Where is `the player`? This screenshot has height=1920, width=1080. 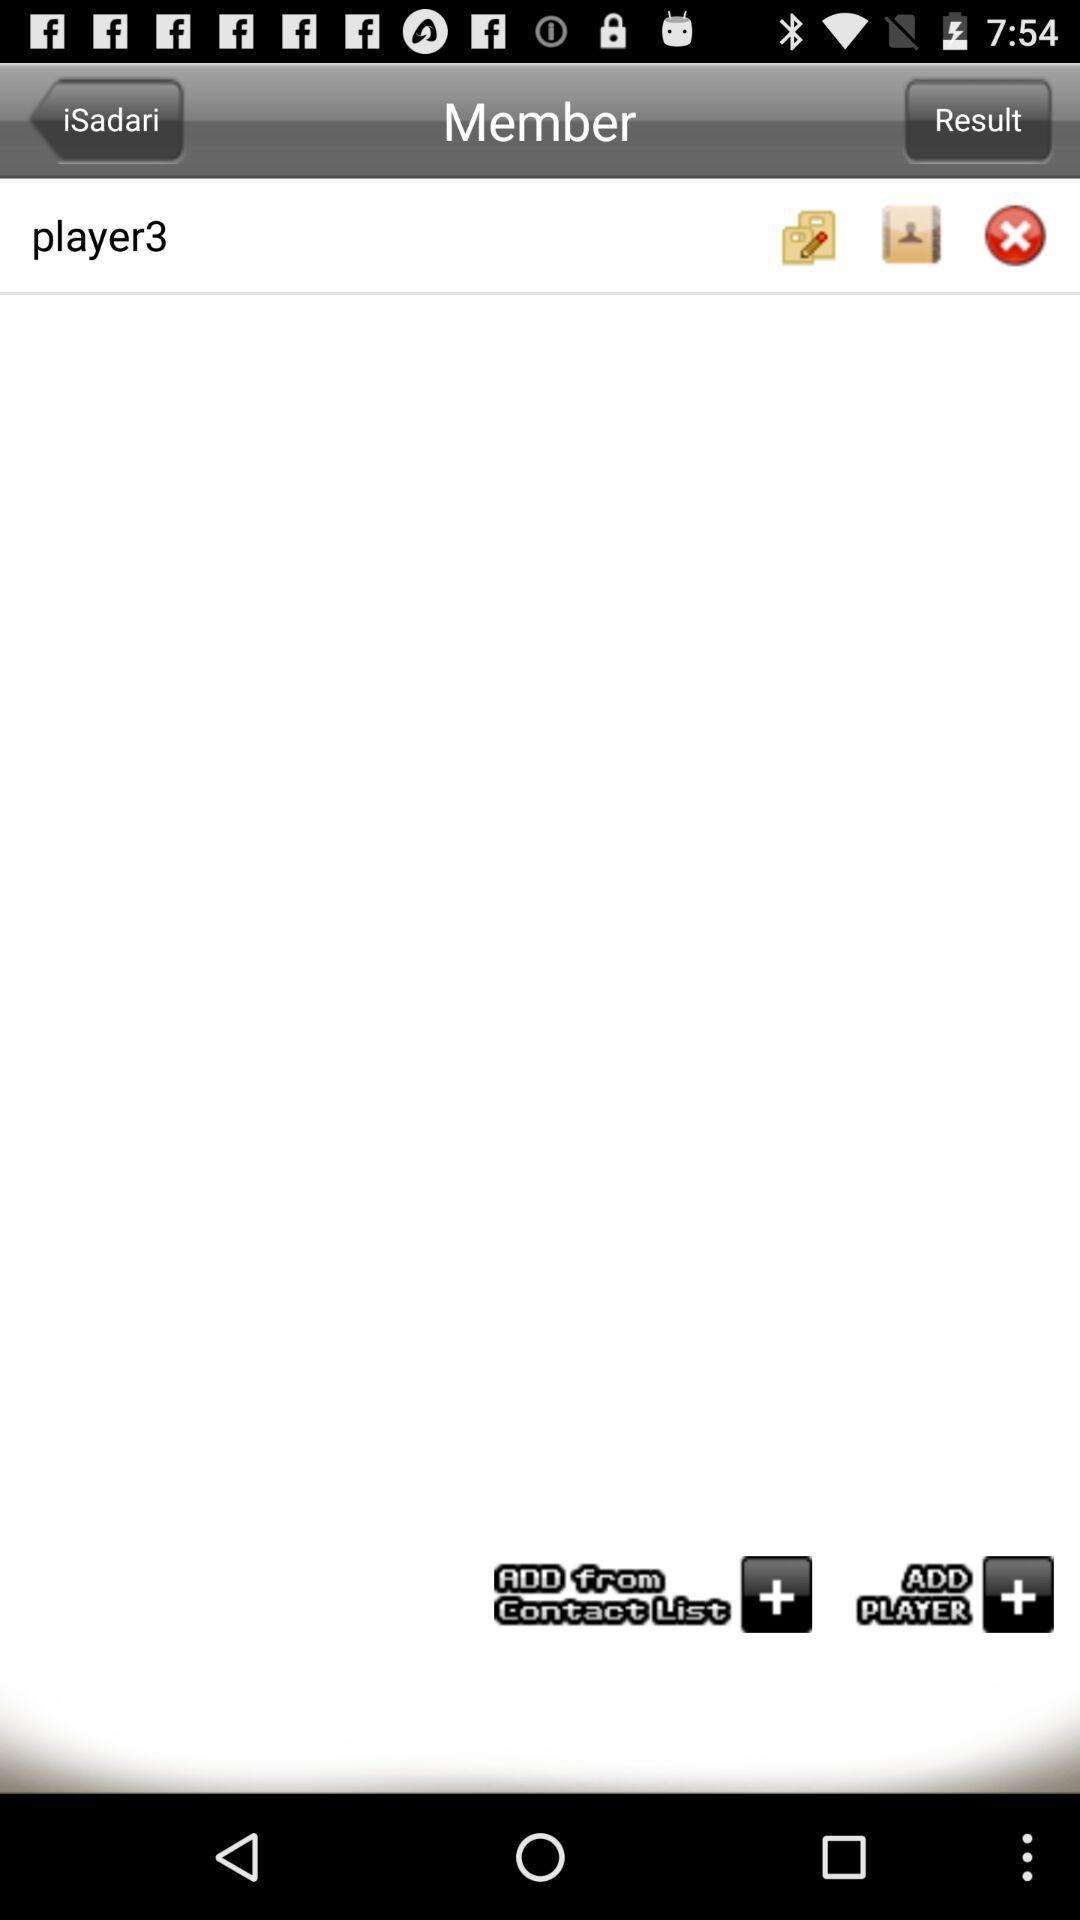
the player is located at coordinates (945, 1593).